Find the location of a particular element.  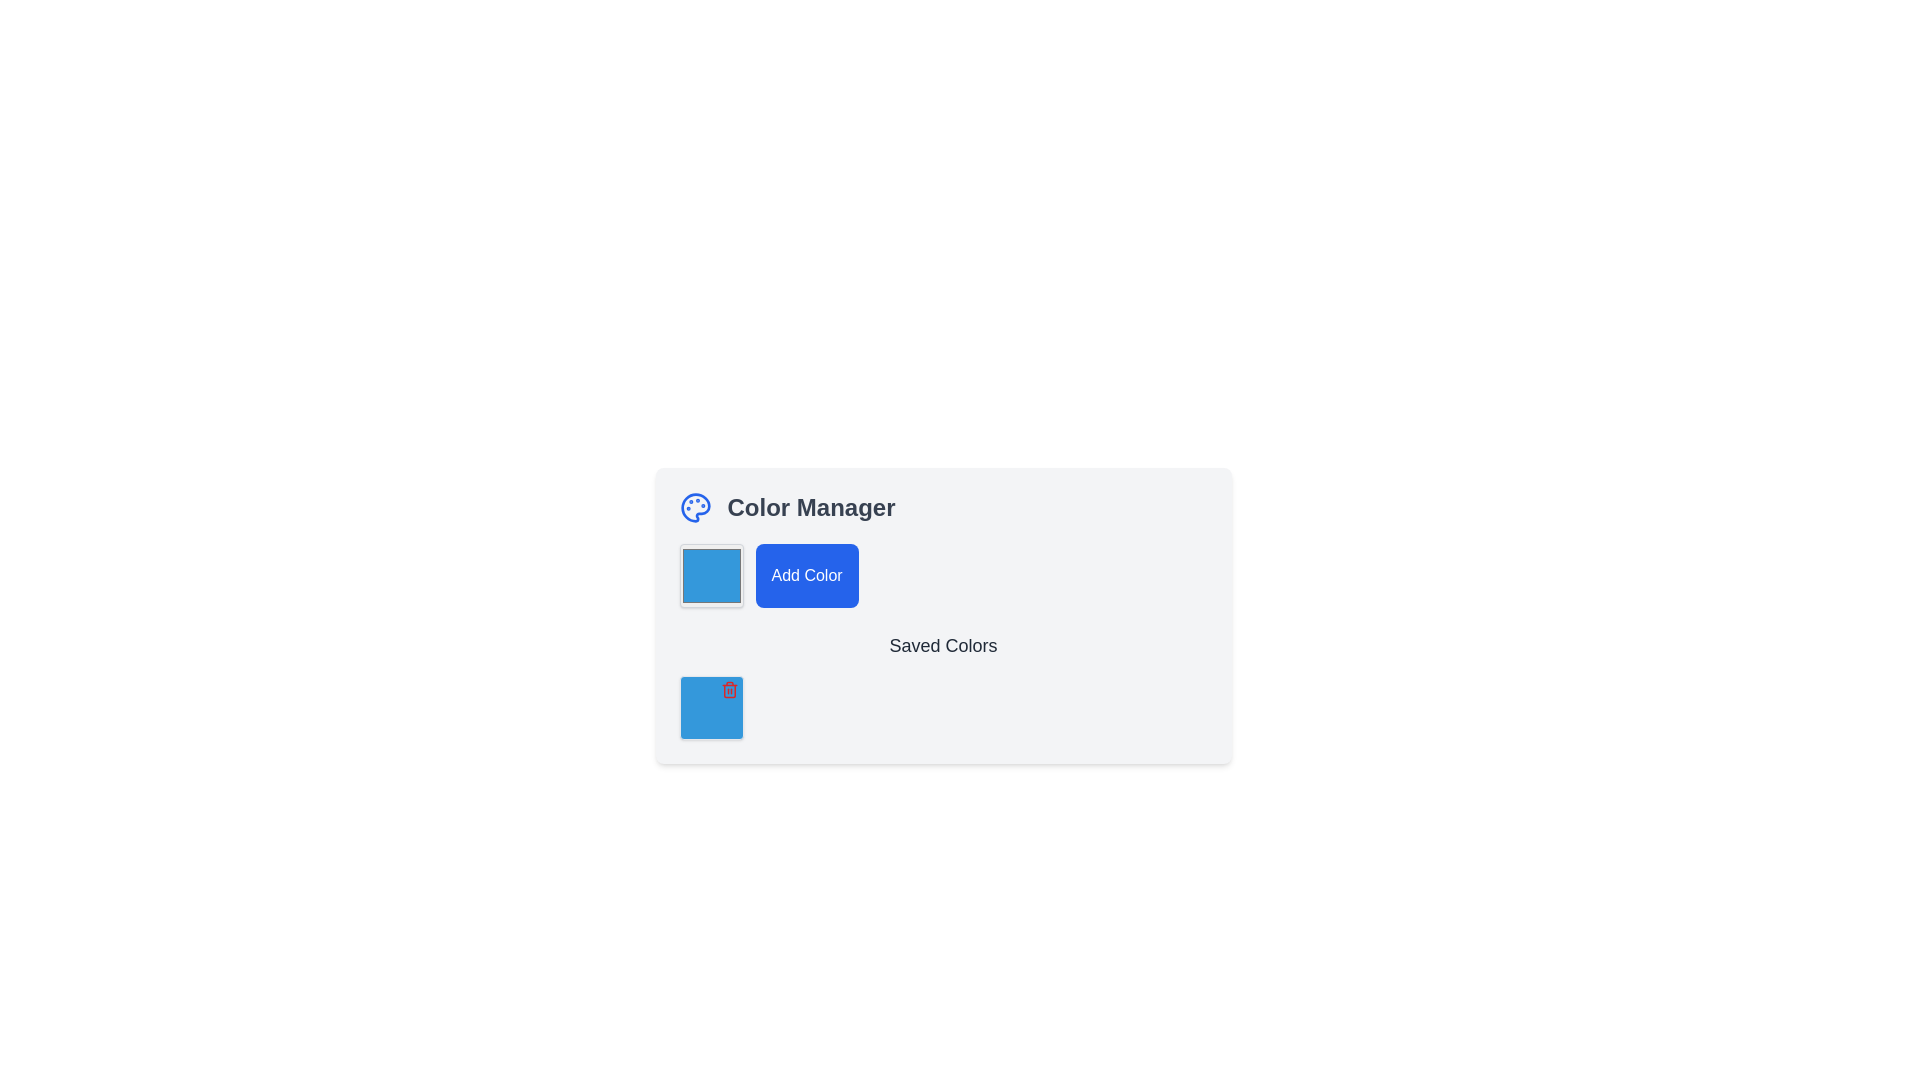

the blue palette icon located to the left of the 'Color Manager' text is located at coordinates (695, 507).